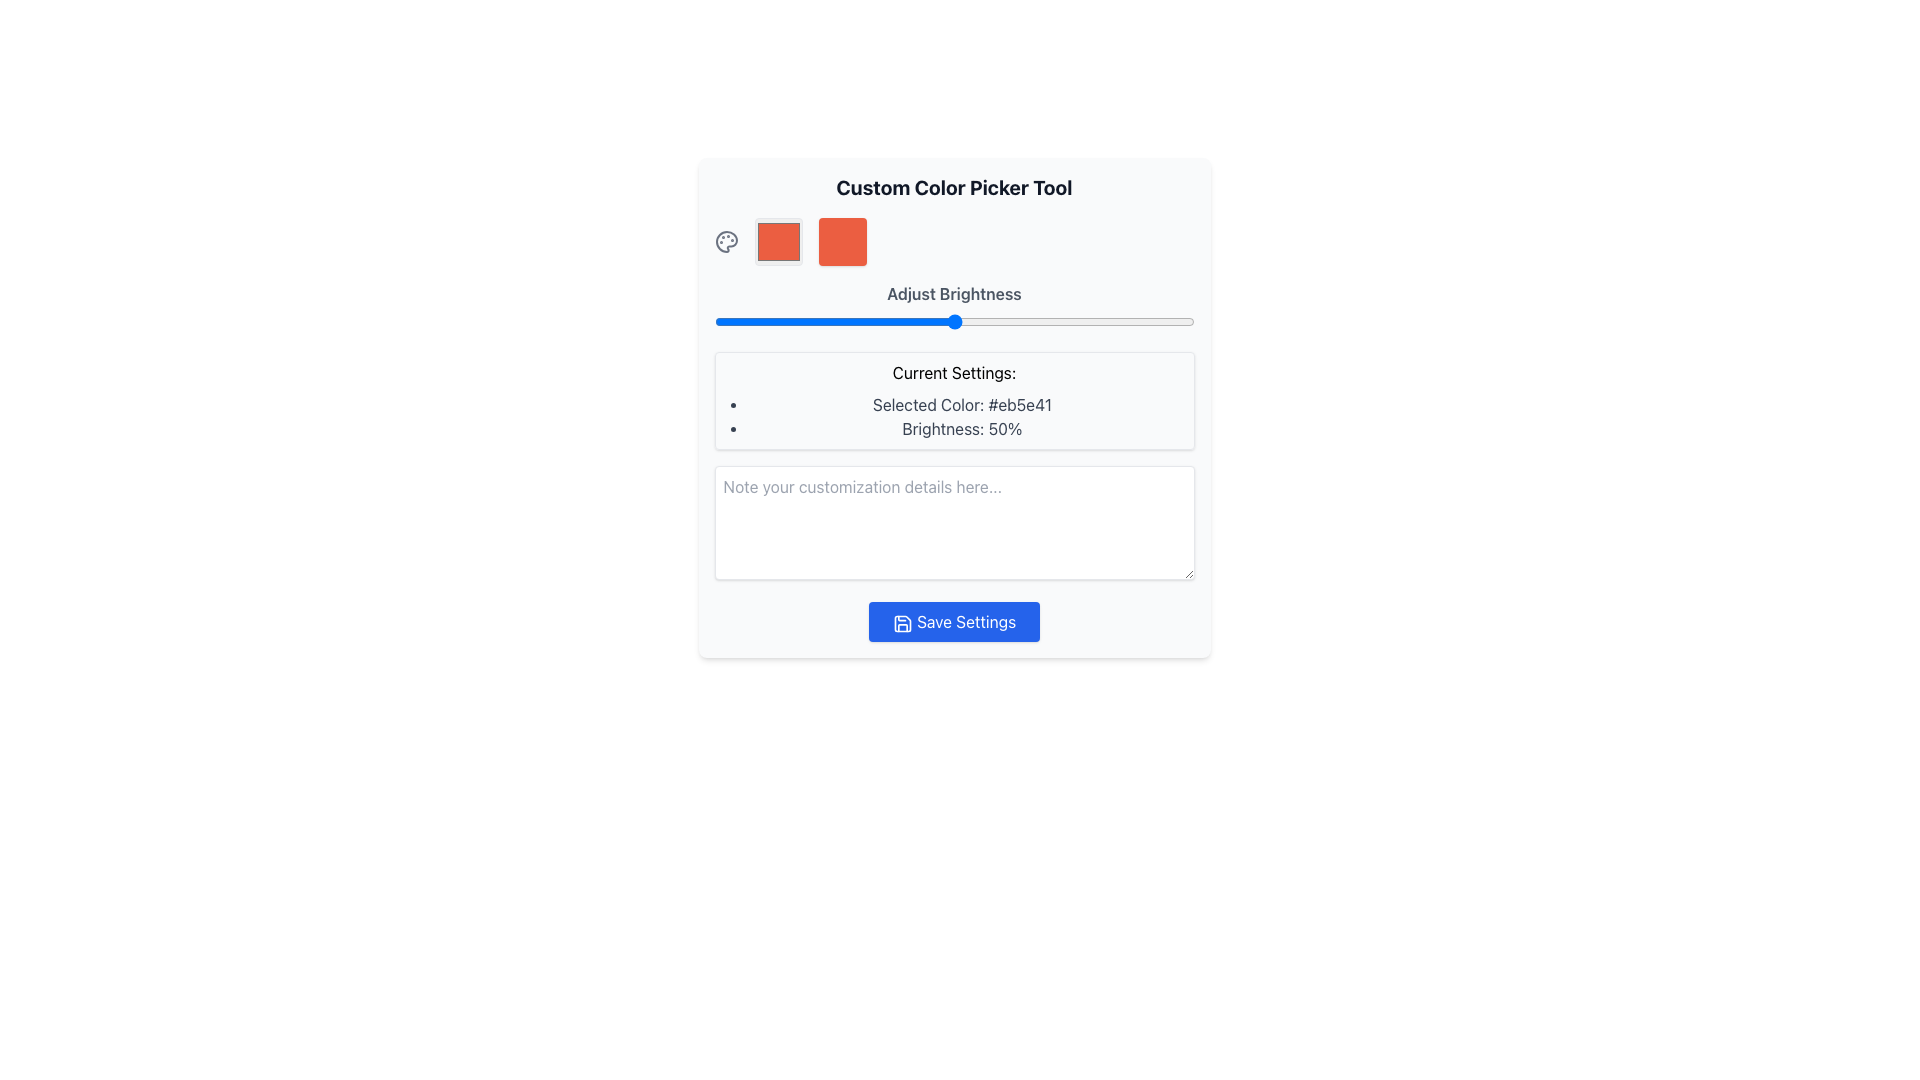  Describe the element at coordinates (910, 320) in the screenshot. I see `brightness` at that location.